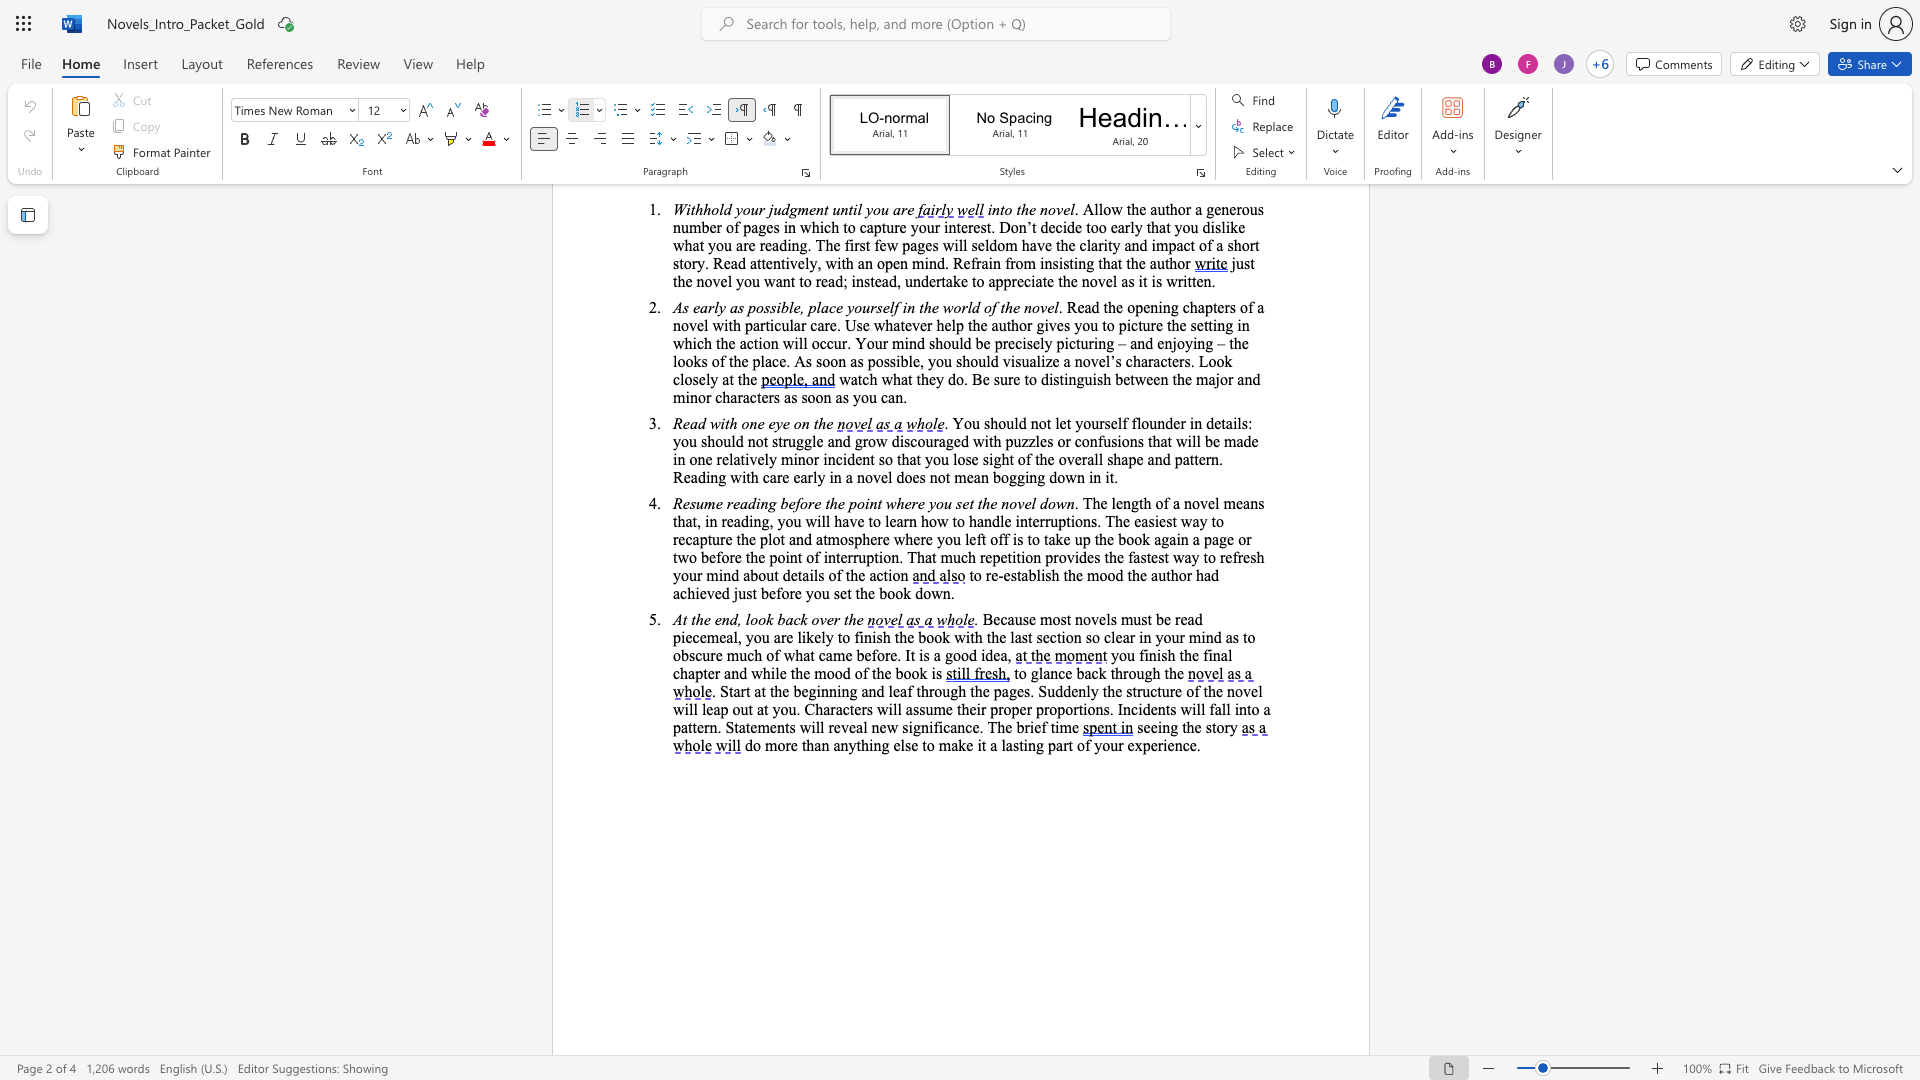 This screenshot has height=1080, width=1920. Describe the element at coordinates (1127, 655) in the screenshot. I see `the space between the continuous character "o" and "u" in the text` at that location.